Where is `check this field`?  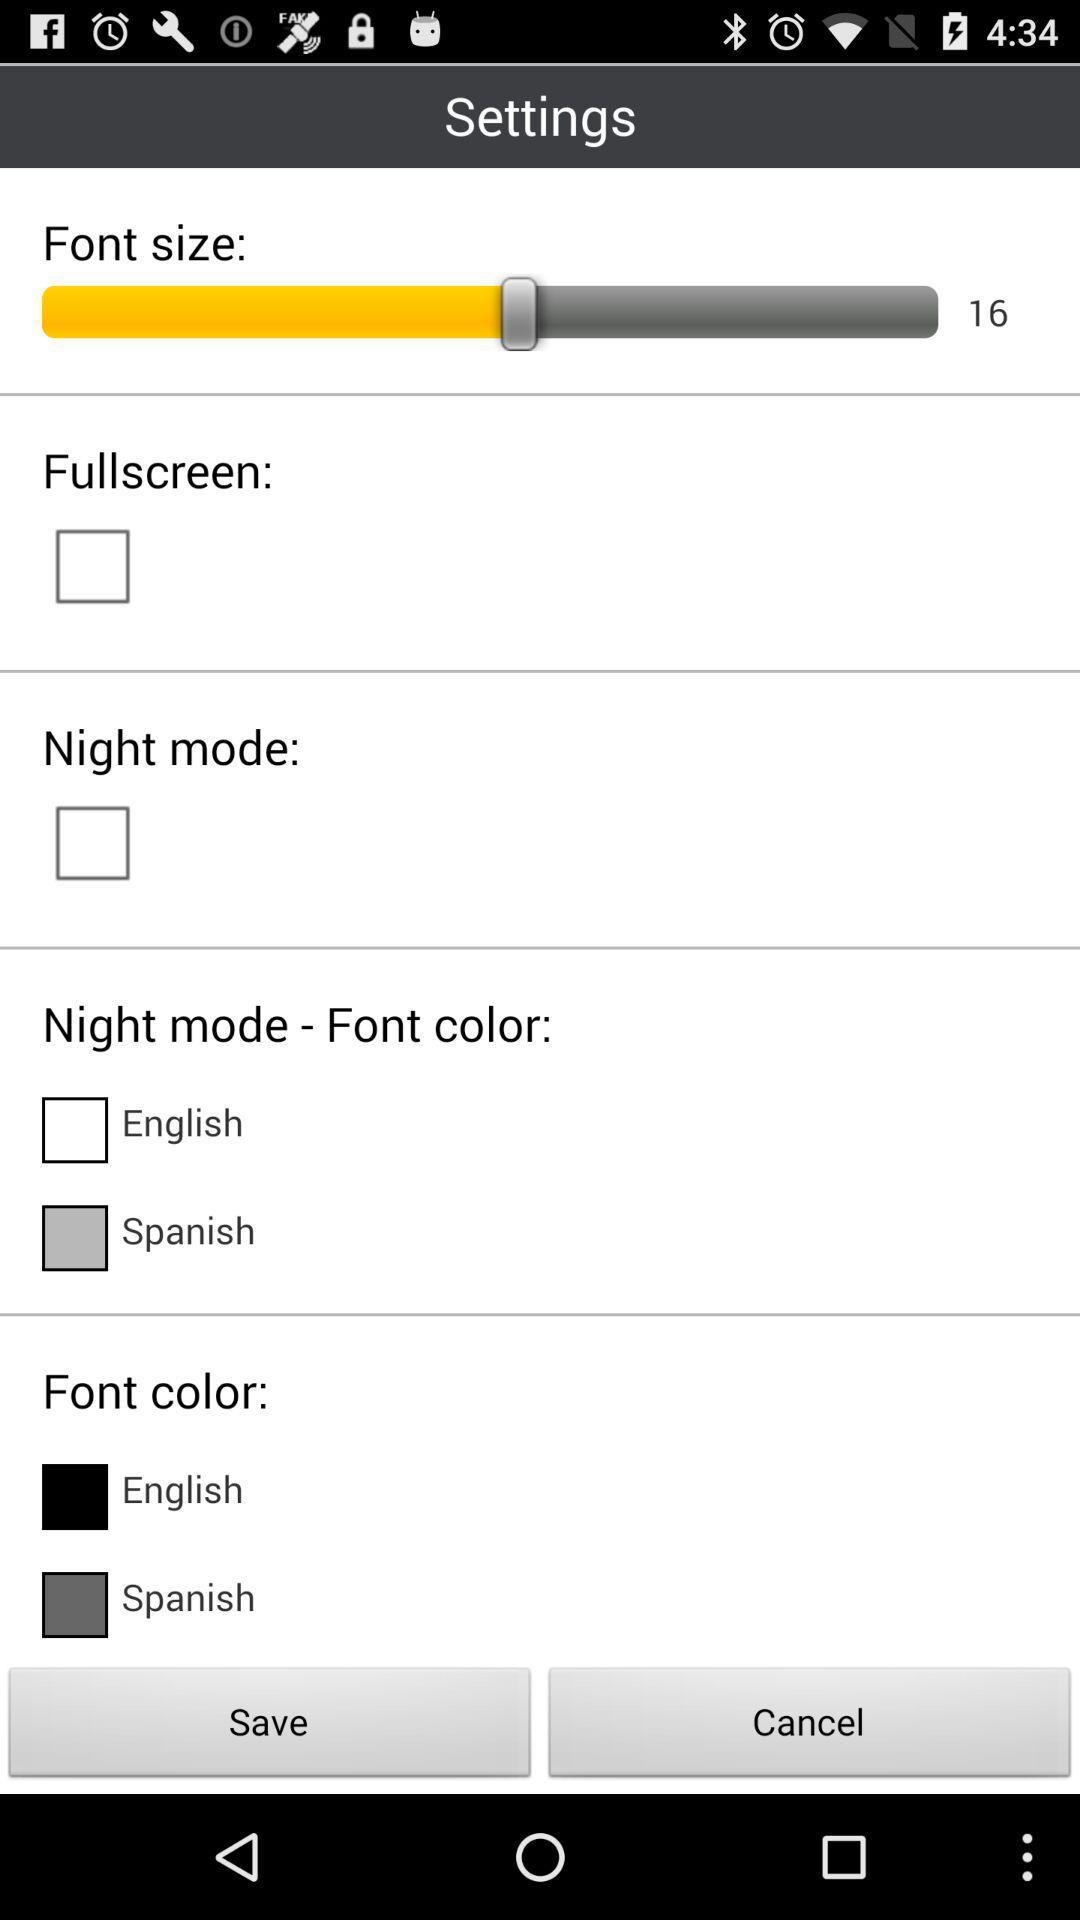 check this field is located at coordinates (73, 1604).